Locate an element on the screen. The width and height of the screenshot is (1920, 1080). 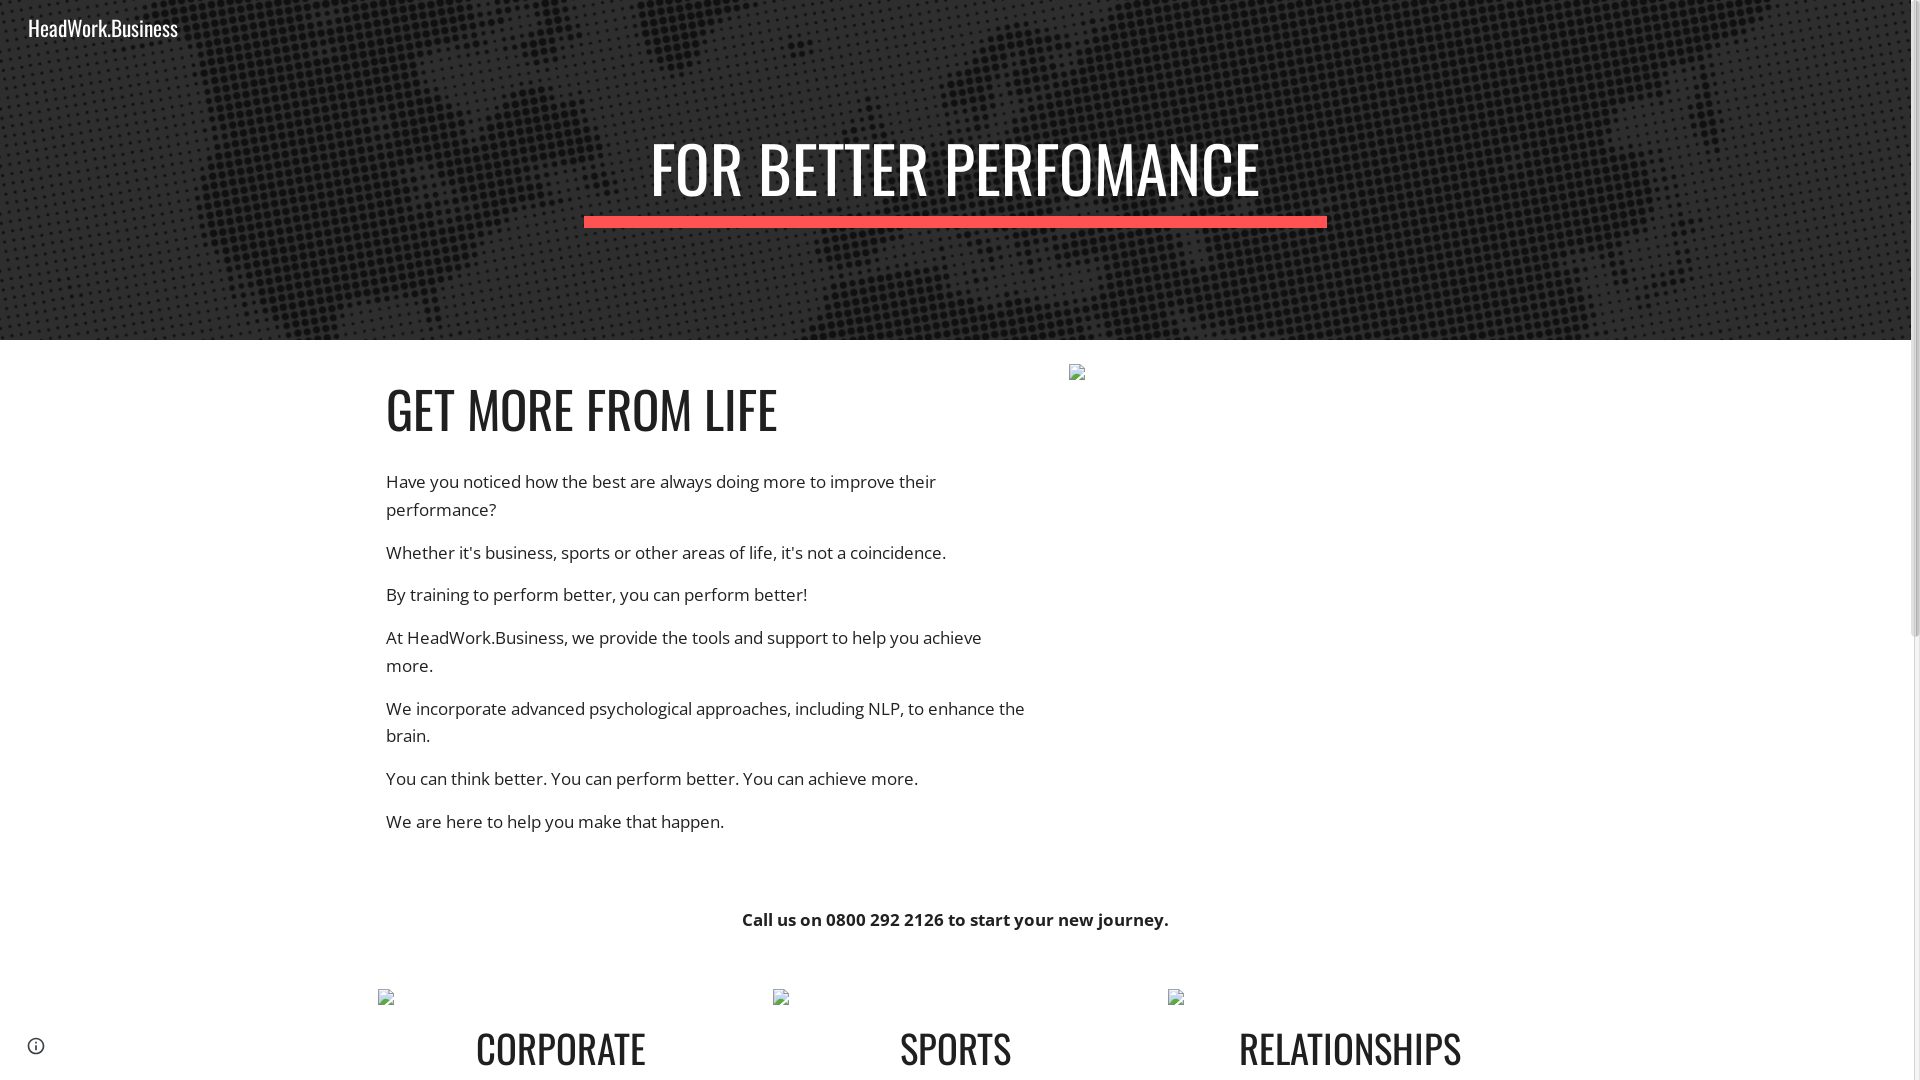
'HeadWork.Business' is located at coordinates (101, 24).